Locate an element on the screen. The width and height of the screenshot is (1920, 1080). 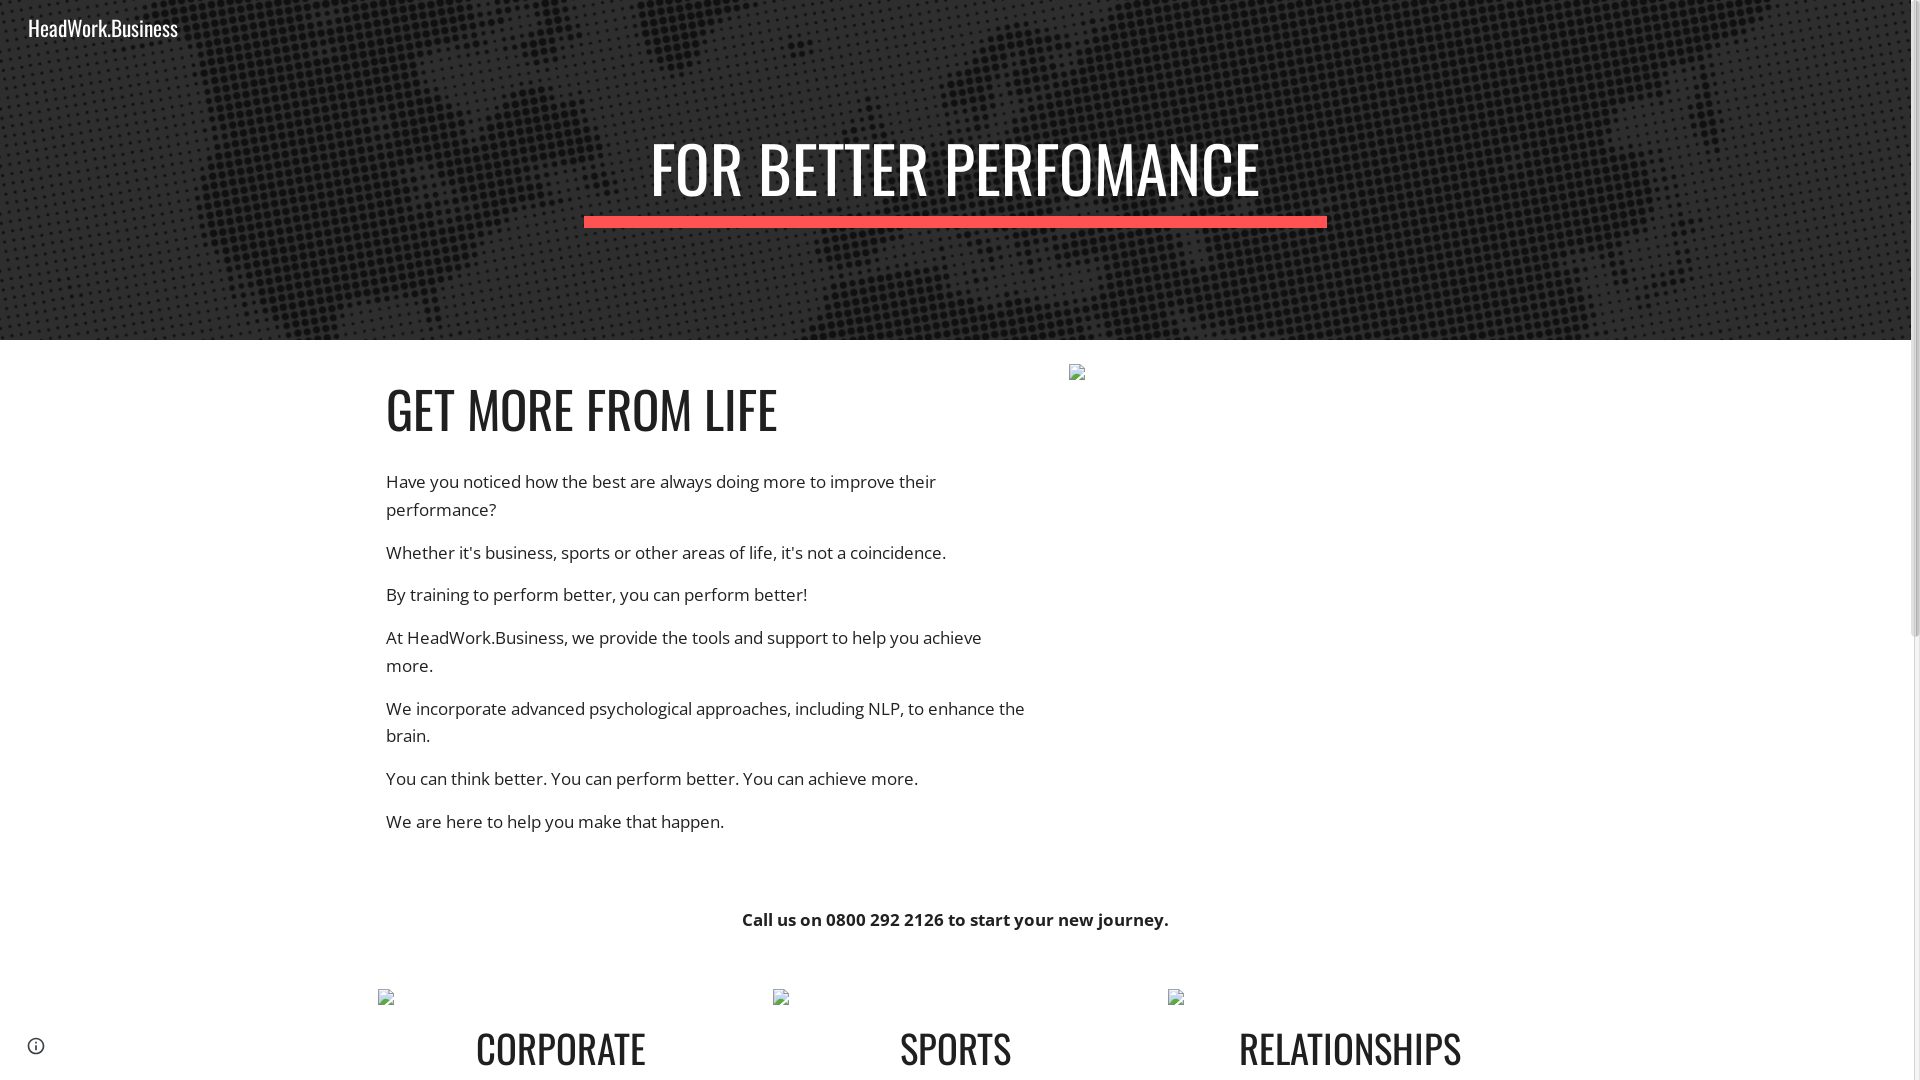
'HeadWork.Business' is located at coordinates (101, 24).